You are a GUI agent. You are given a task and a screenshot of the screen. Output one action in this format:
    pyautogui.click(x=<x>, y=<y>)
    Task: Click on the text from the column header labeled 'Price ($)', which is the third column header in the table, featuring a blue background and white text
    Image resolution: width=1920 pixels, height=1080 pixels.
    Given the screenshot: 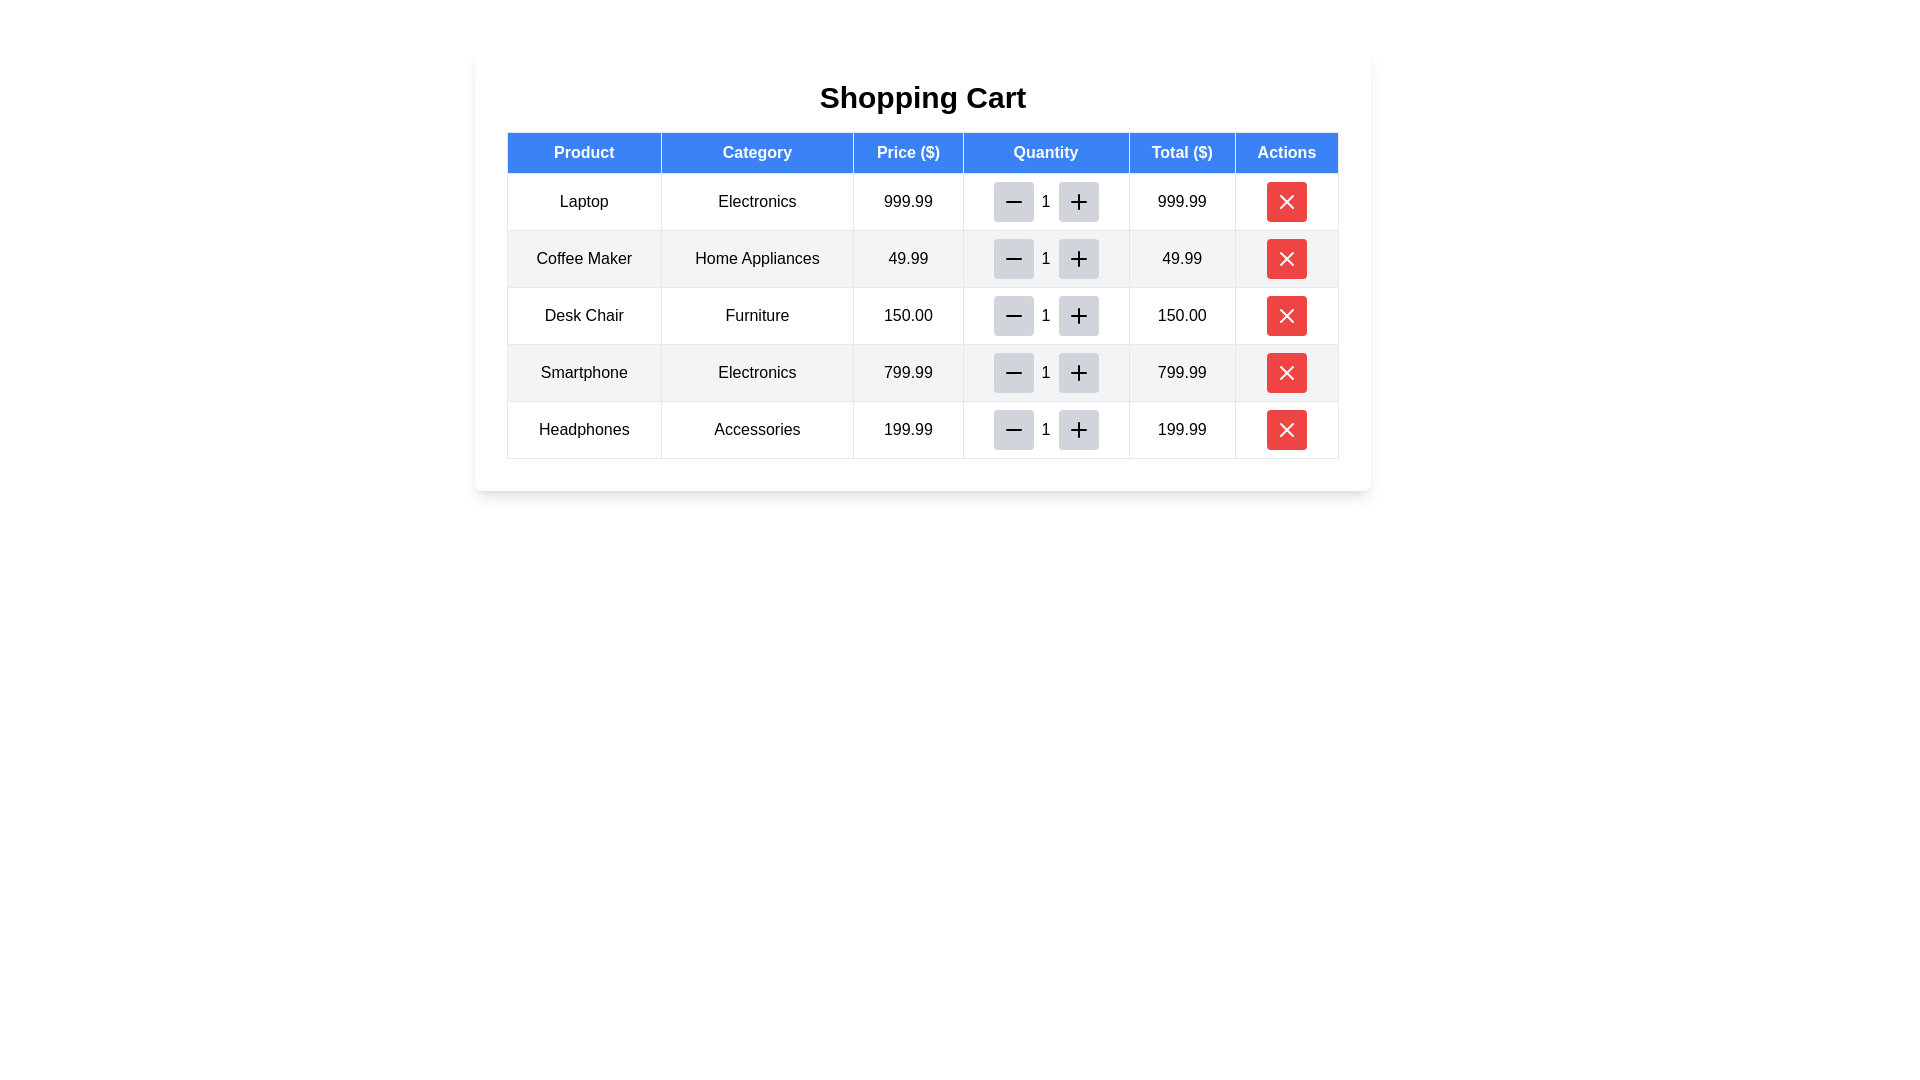 What is the action you would take?
    pyautogui.click(x=921, y=152)
    